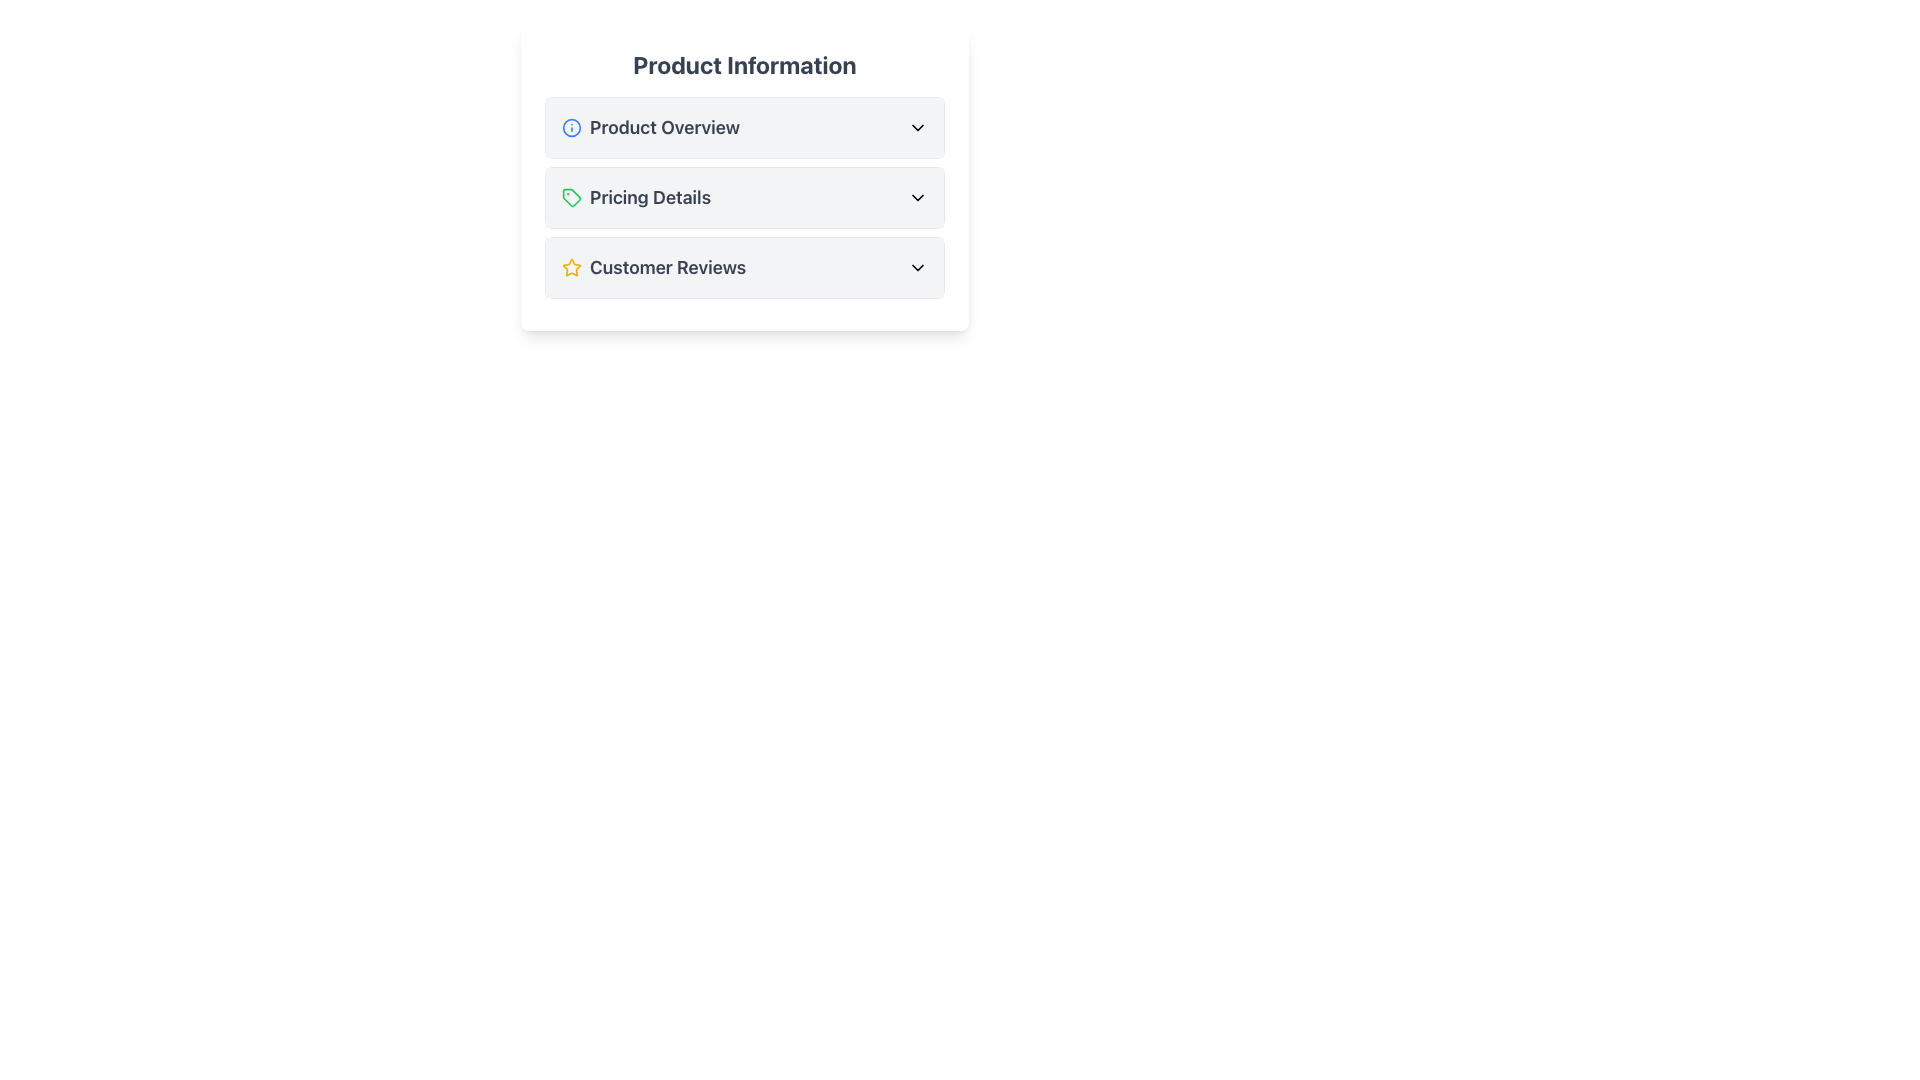 Image resolution: width=1920 pixels, height=1080 pixels. I want to click on the tag icon with a green border located in the second list item labeled 'Pricing Details' under 'Product Information', so click(570, 197).